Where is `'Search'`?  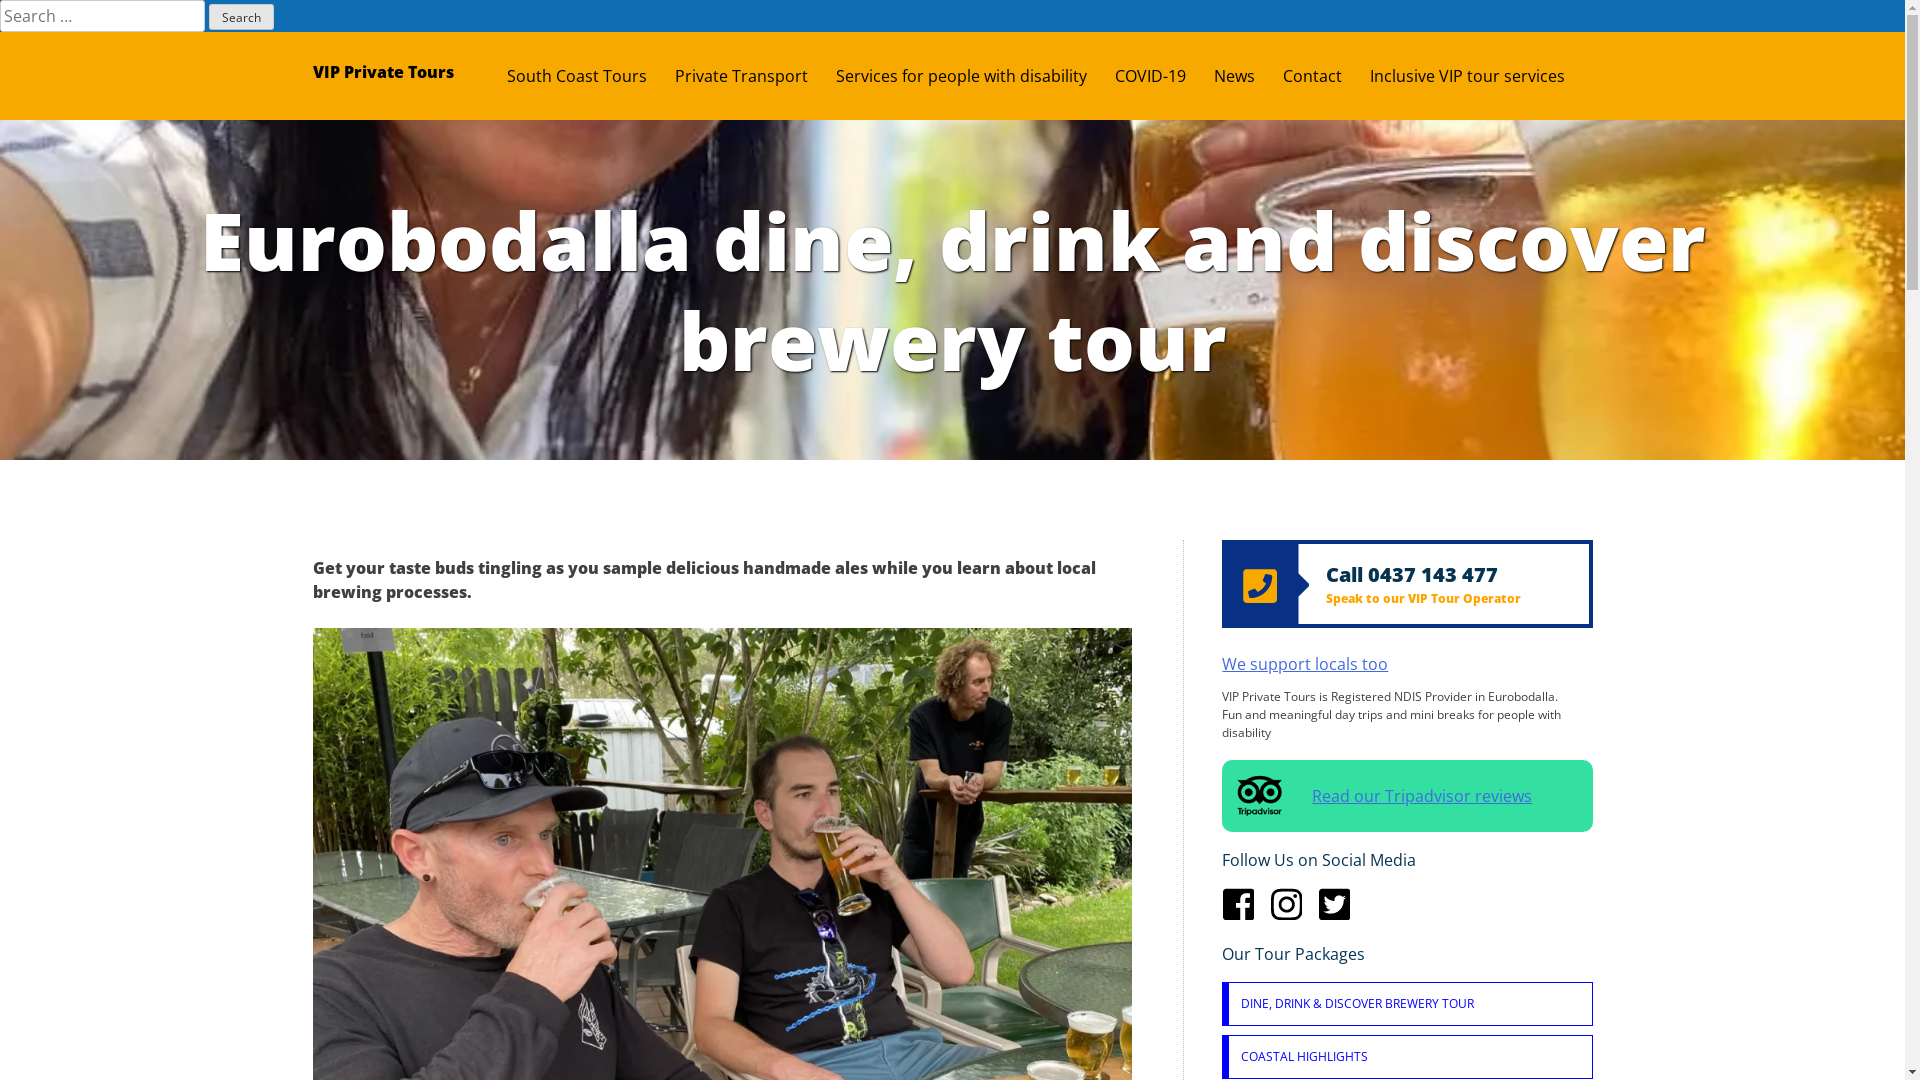
'Search' is located at coordinates (240, 16).